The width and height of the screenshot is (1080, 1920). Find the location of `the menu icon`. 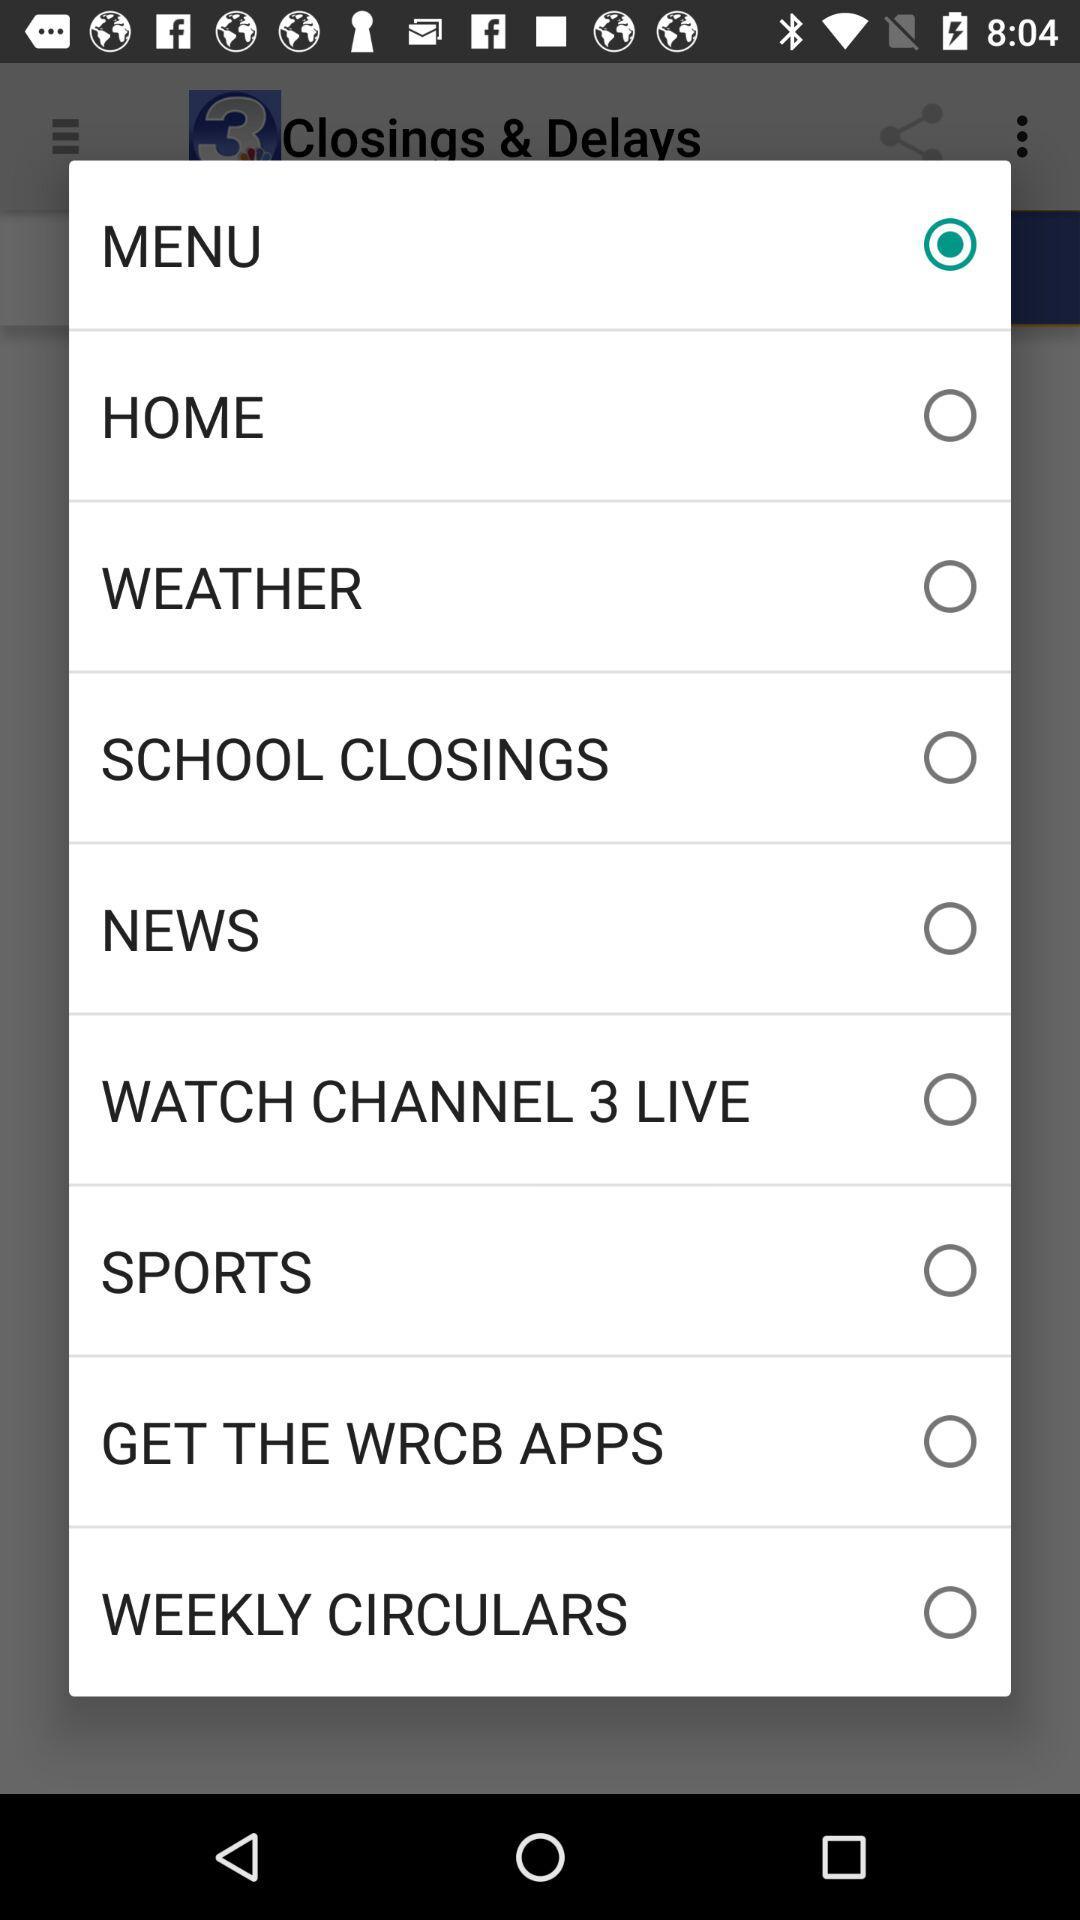

the menu icon is located at coordinates (540, 243).